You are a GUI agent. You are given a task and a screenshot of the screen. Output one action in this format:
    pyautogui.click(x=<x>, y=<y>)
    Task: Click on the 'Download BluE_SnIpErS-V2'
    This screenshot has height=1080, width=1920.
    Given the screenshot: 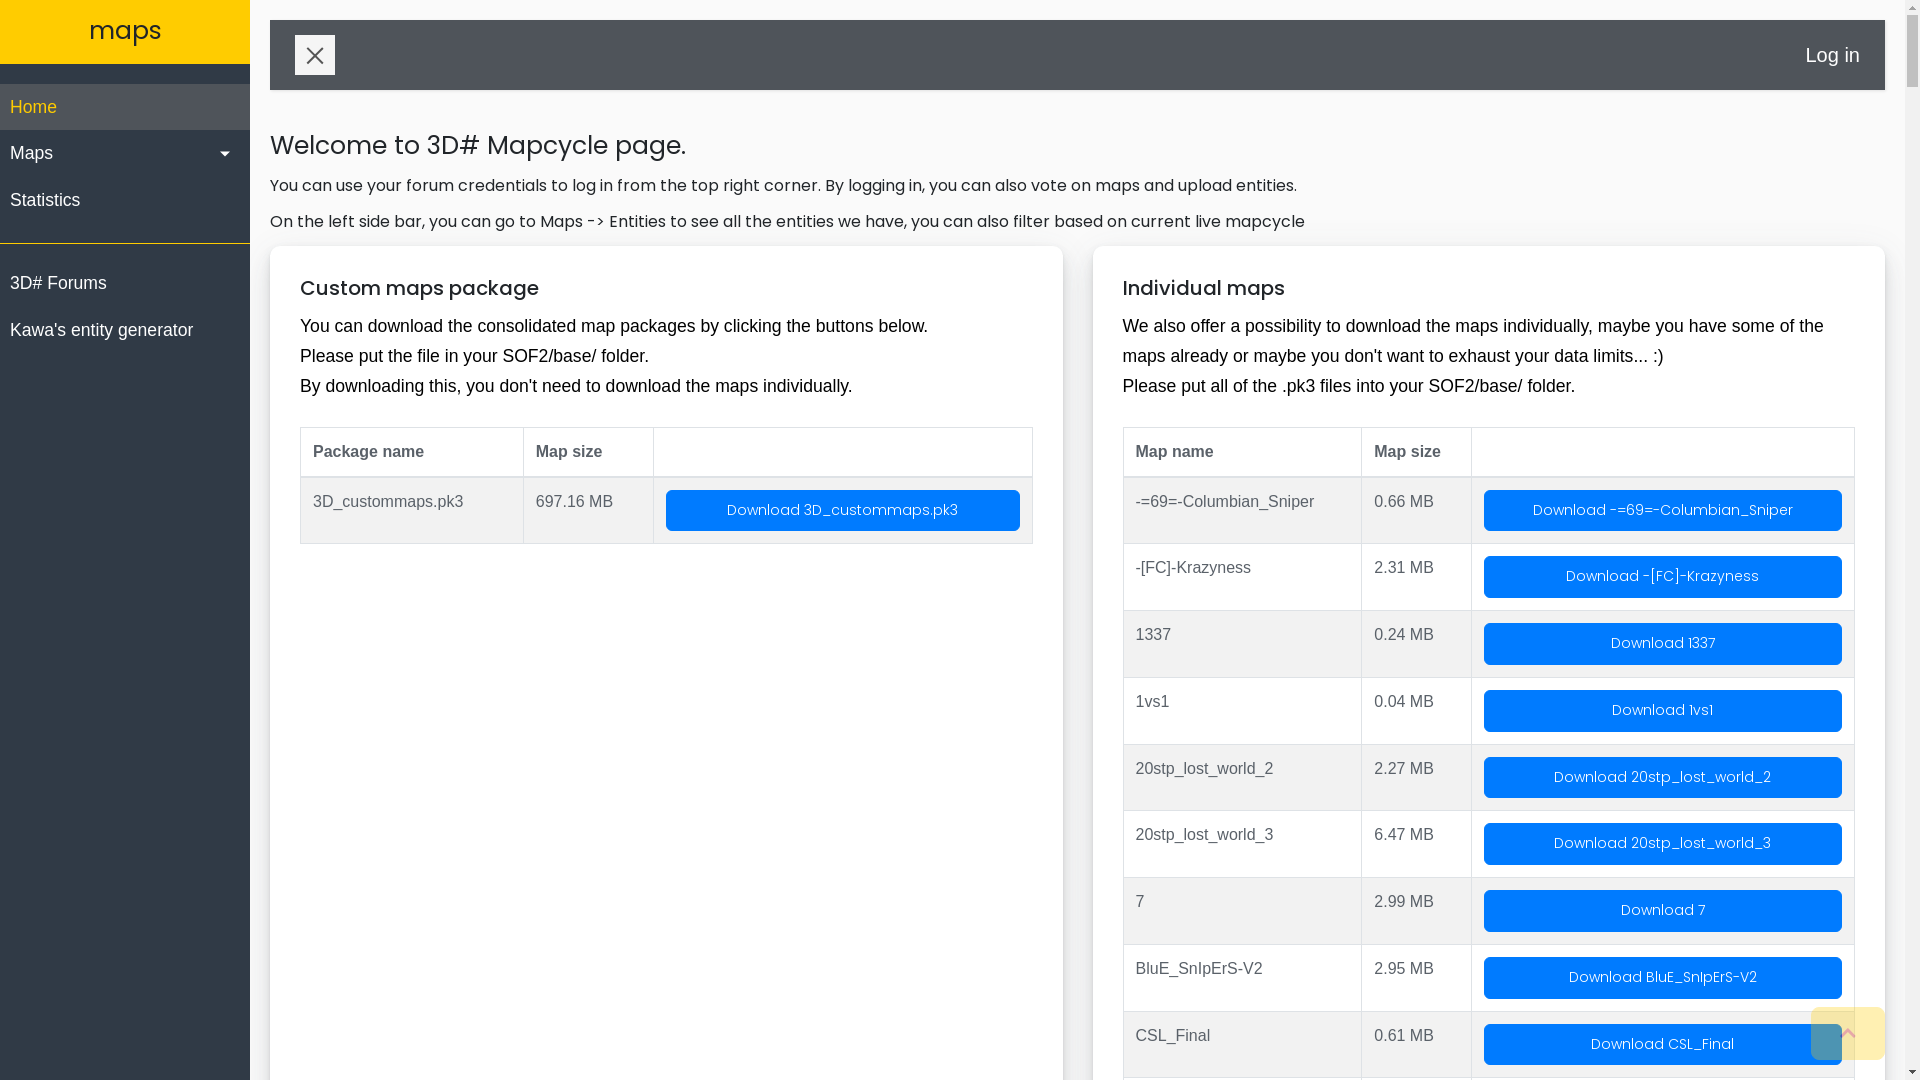 What is the action you would take?
    pyautogui.click(x=1662, y=977)
    